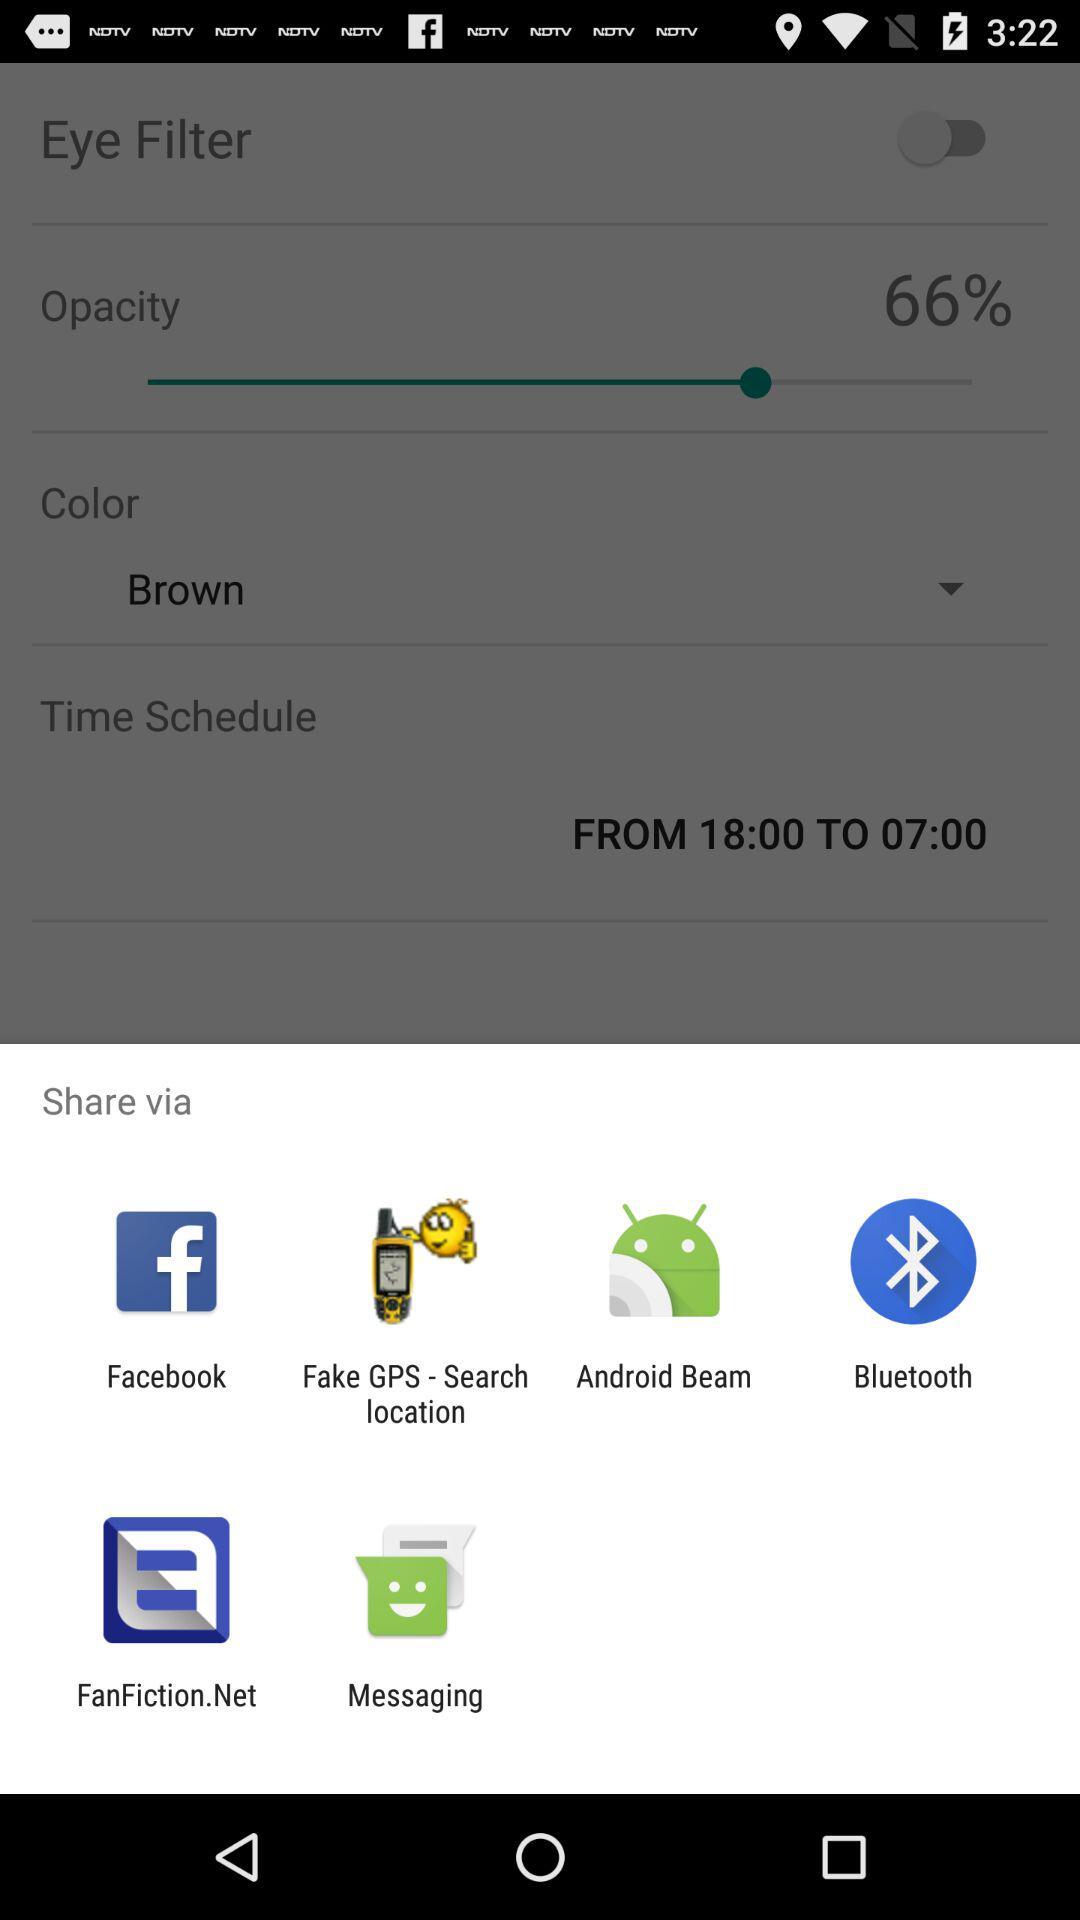 The width and height of the screenshot is (1080, 1920). What do you see at coordinates (414, 1392) in the screenshot?
I see `item to the right of the facebook item` at bounding box center [414, 1392].